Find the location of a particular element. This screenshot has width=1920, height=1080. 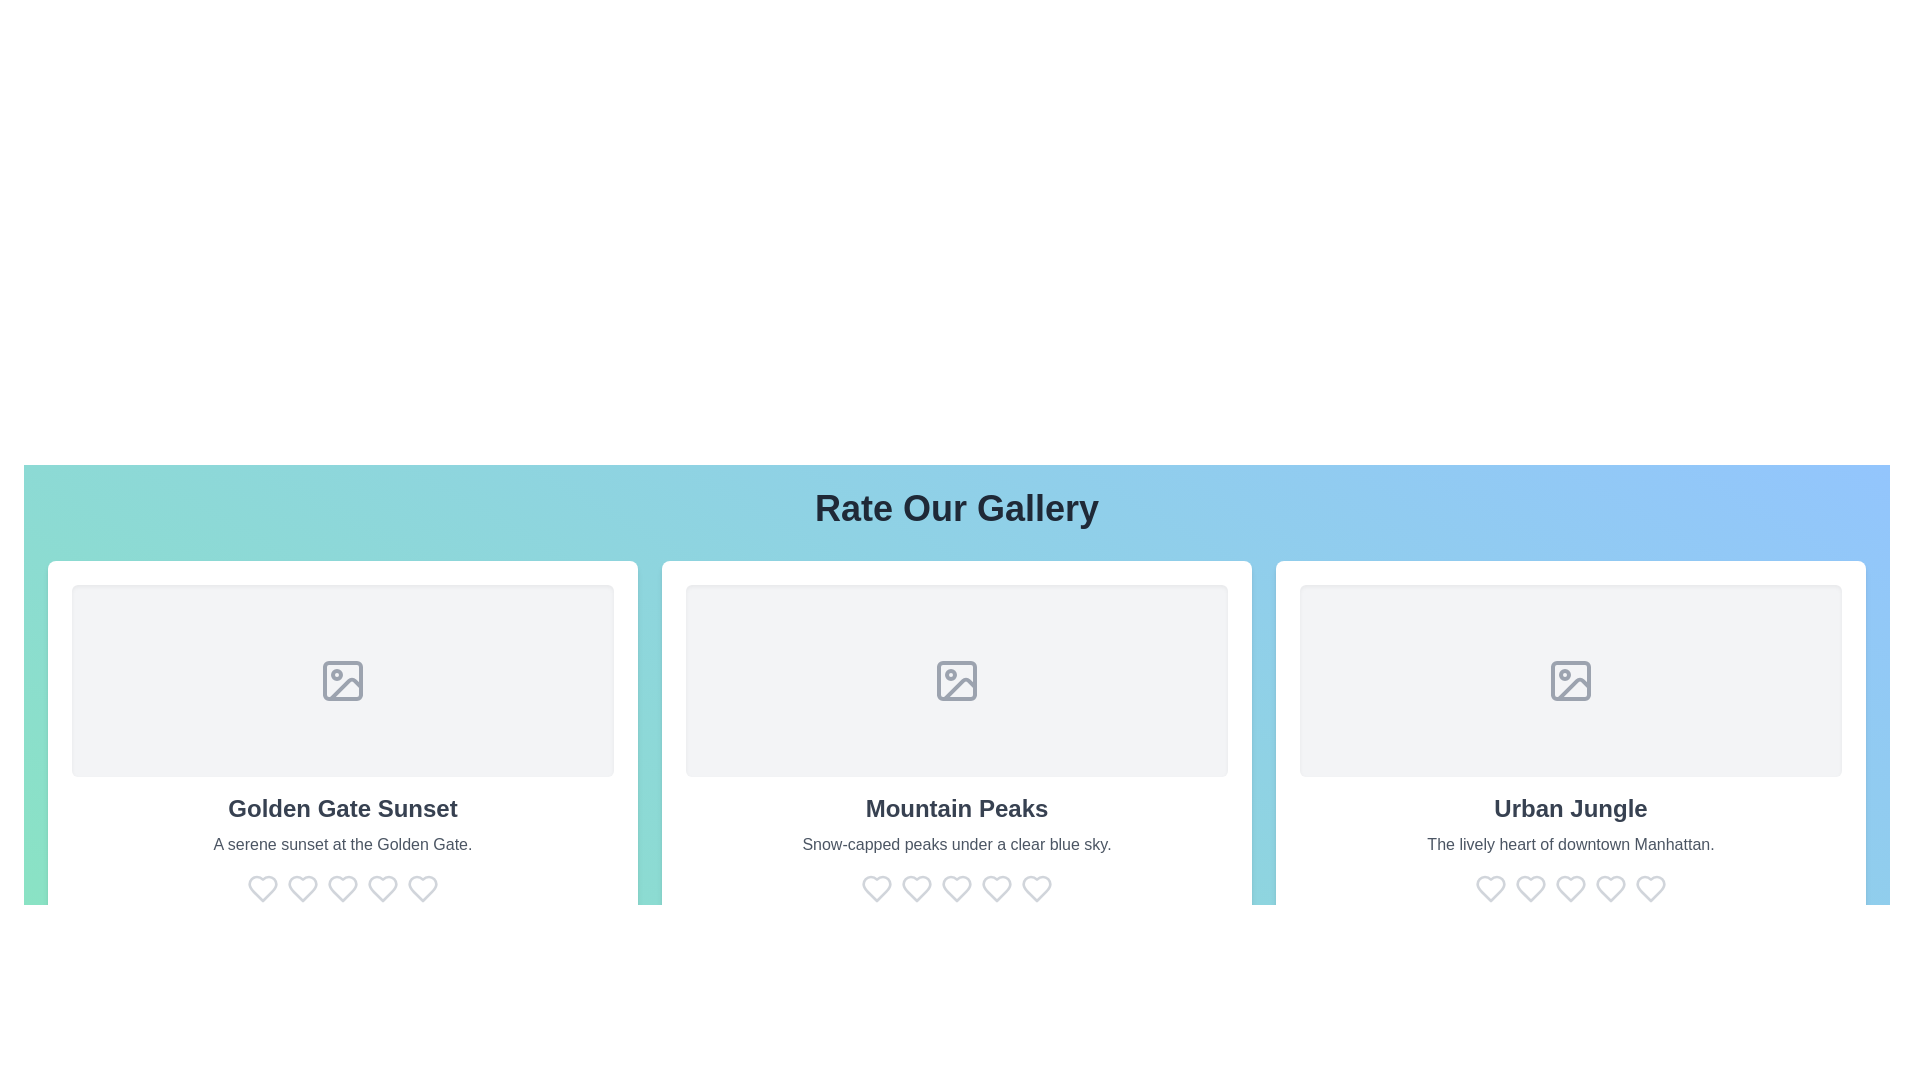

the image placeholder for Golden Gate Sunset is located at coordinates (342, 680).